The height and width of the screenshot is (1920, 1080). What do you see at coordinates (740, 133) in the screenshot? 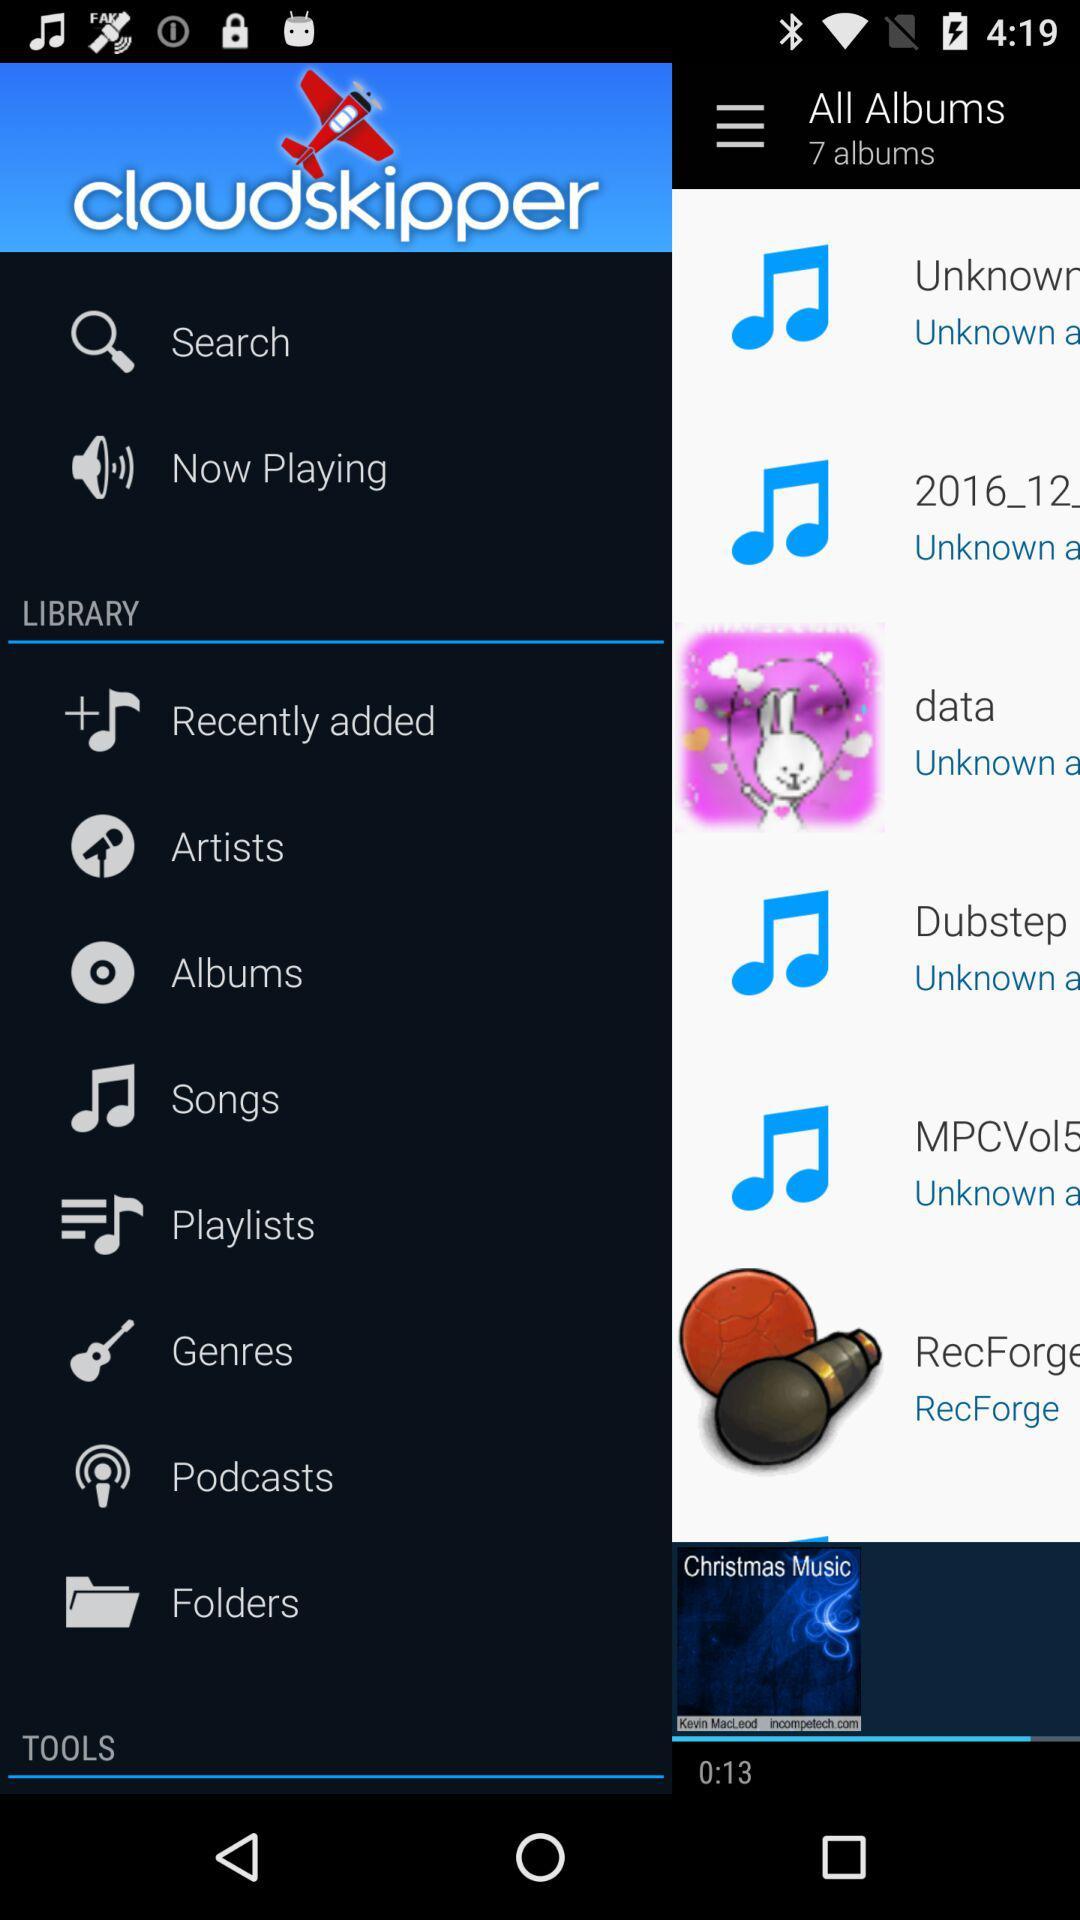
I see `the menu icon` at bounding box center [740, 133].